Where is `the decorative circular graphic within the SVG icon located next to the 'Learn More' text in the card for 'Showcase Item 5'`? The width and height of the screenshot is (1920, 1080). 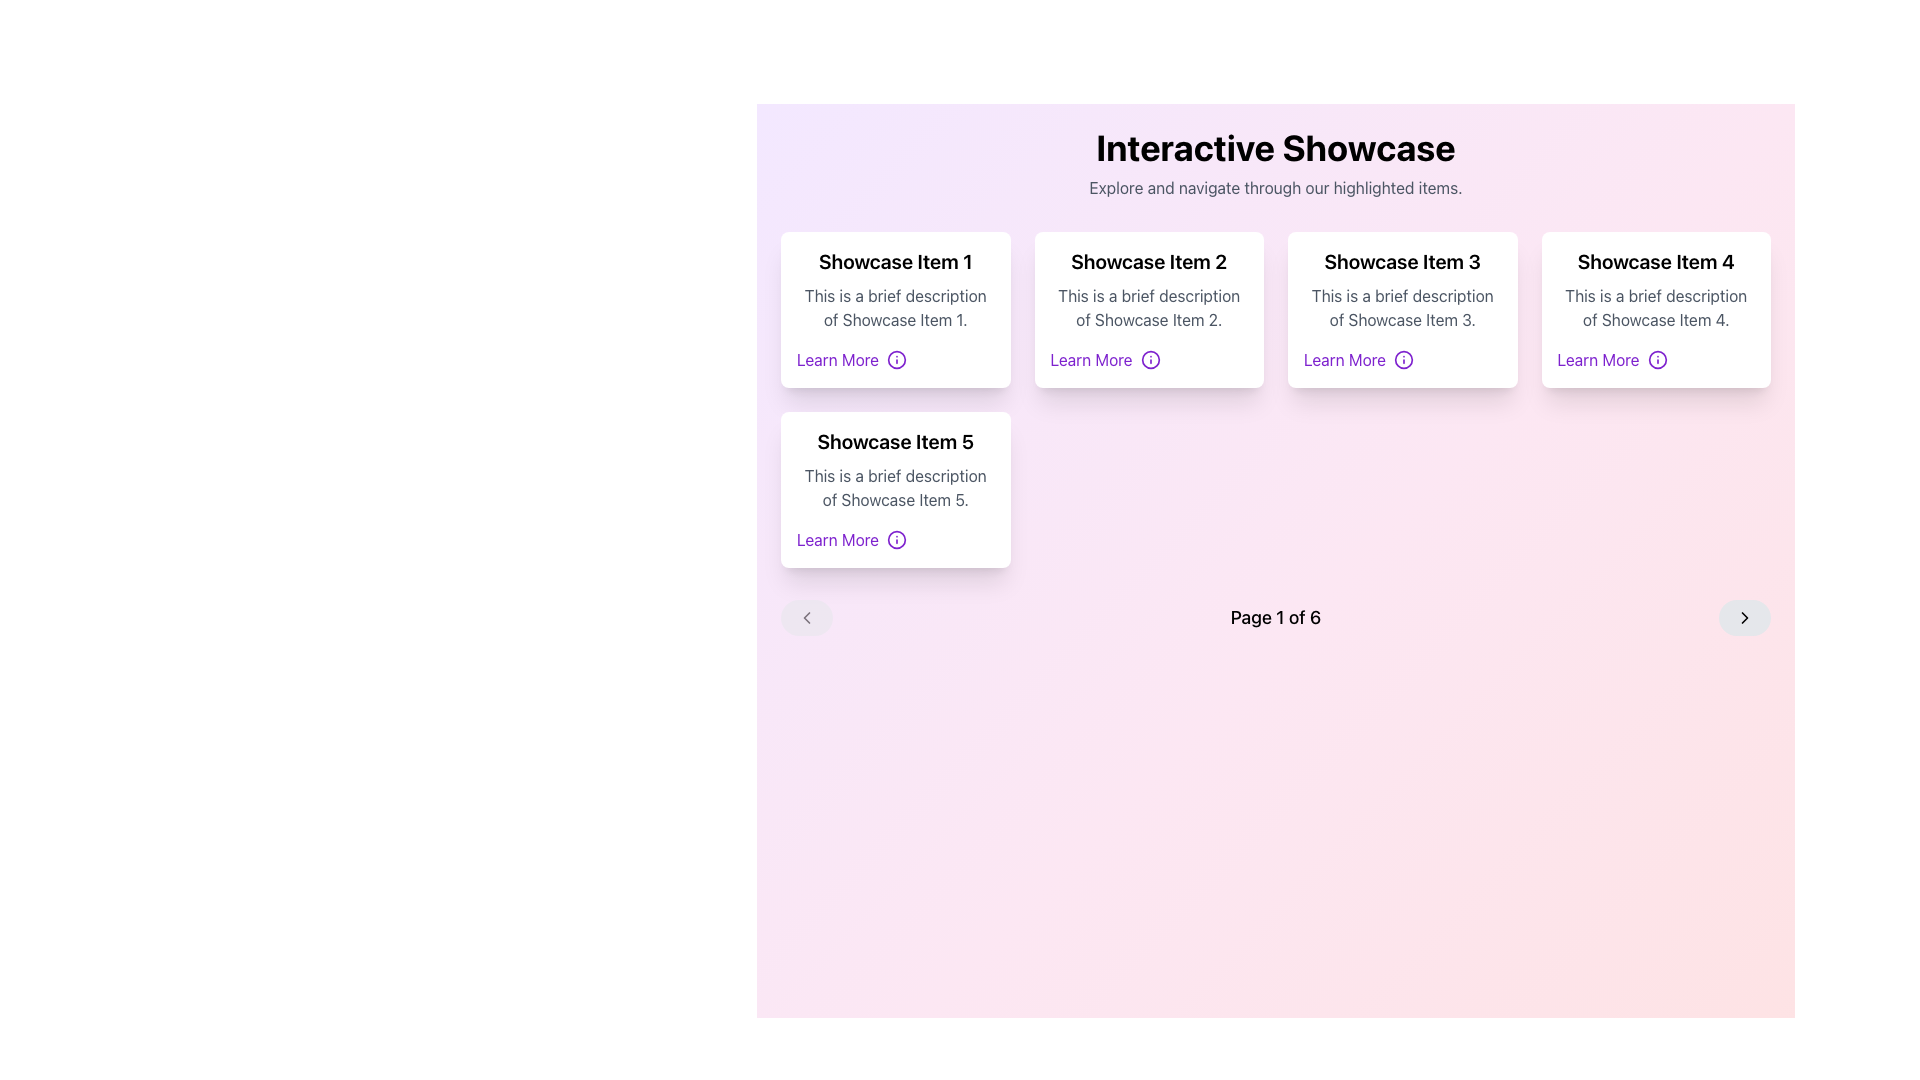
the decorative circular graphic within the SVG icon located next to the 'Learn More' text in the card for 'Showcase Item 5' is located at coordinates (896, 540).